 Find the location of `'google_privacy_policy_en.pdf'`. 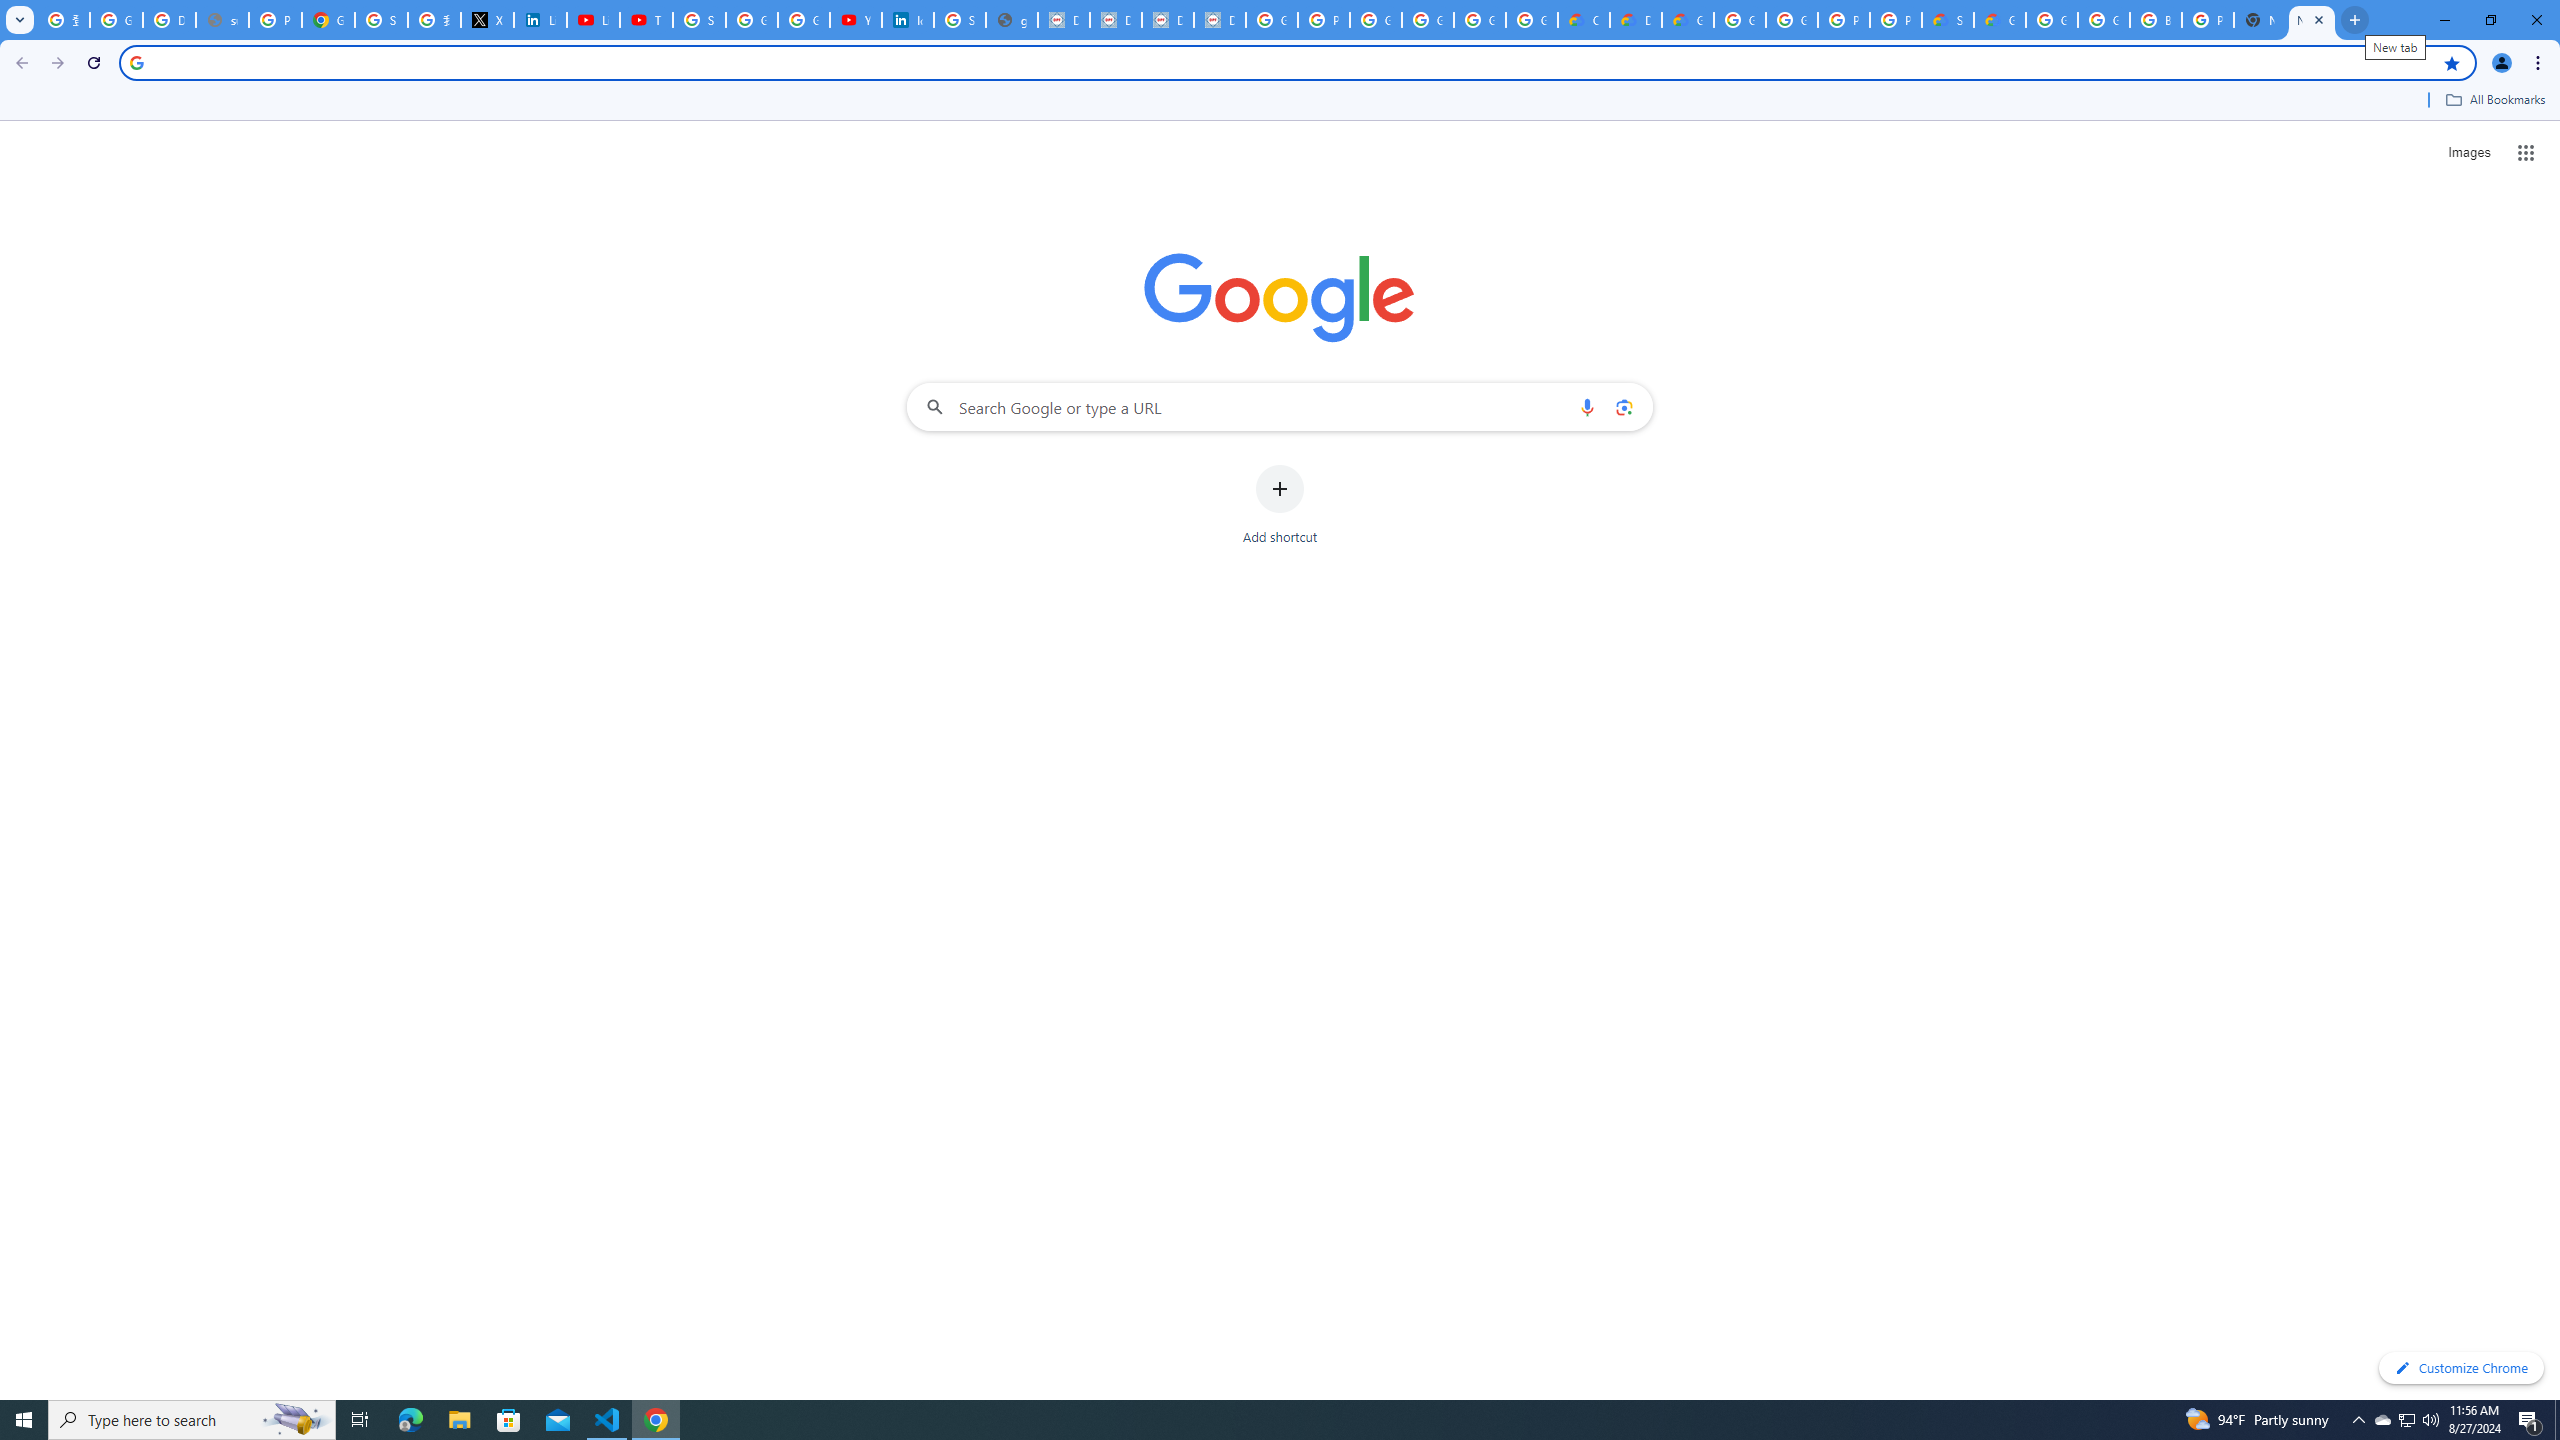

'google_privacy_policy_en.pdf' is located at coordinates (1011, 19).